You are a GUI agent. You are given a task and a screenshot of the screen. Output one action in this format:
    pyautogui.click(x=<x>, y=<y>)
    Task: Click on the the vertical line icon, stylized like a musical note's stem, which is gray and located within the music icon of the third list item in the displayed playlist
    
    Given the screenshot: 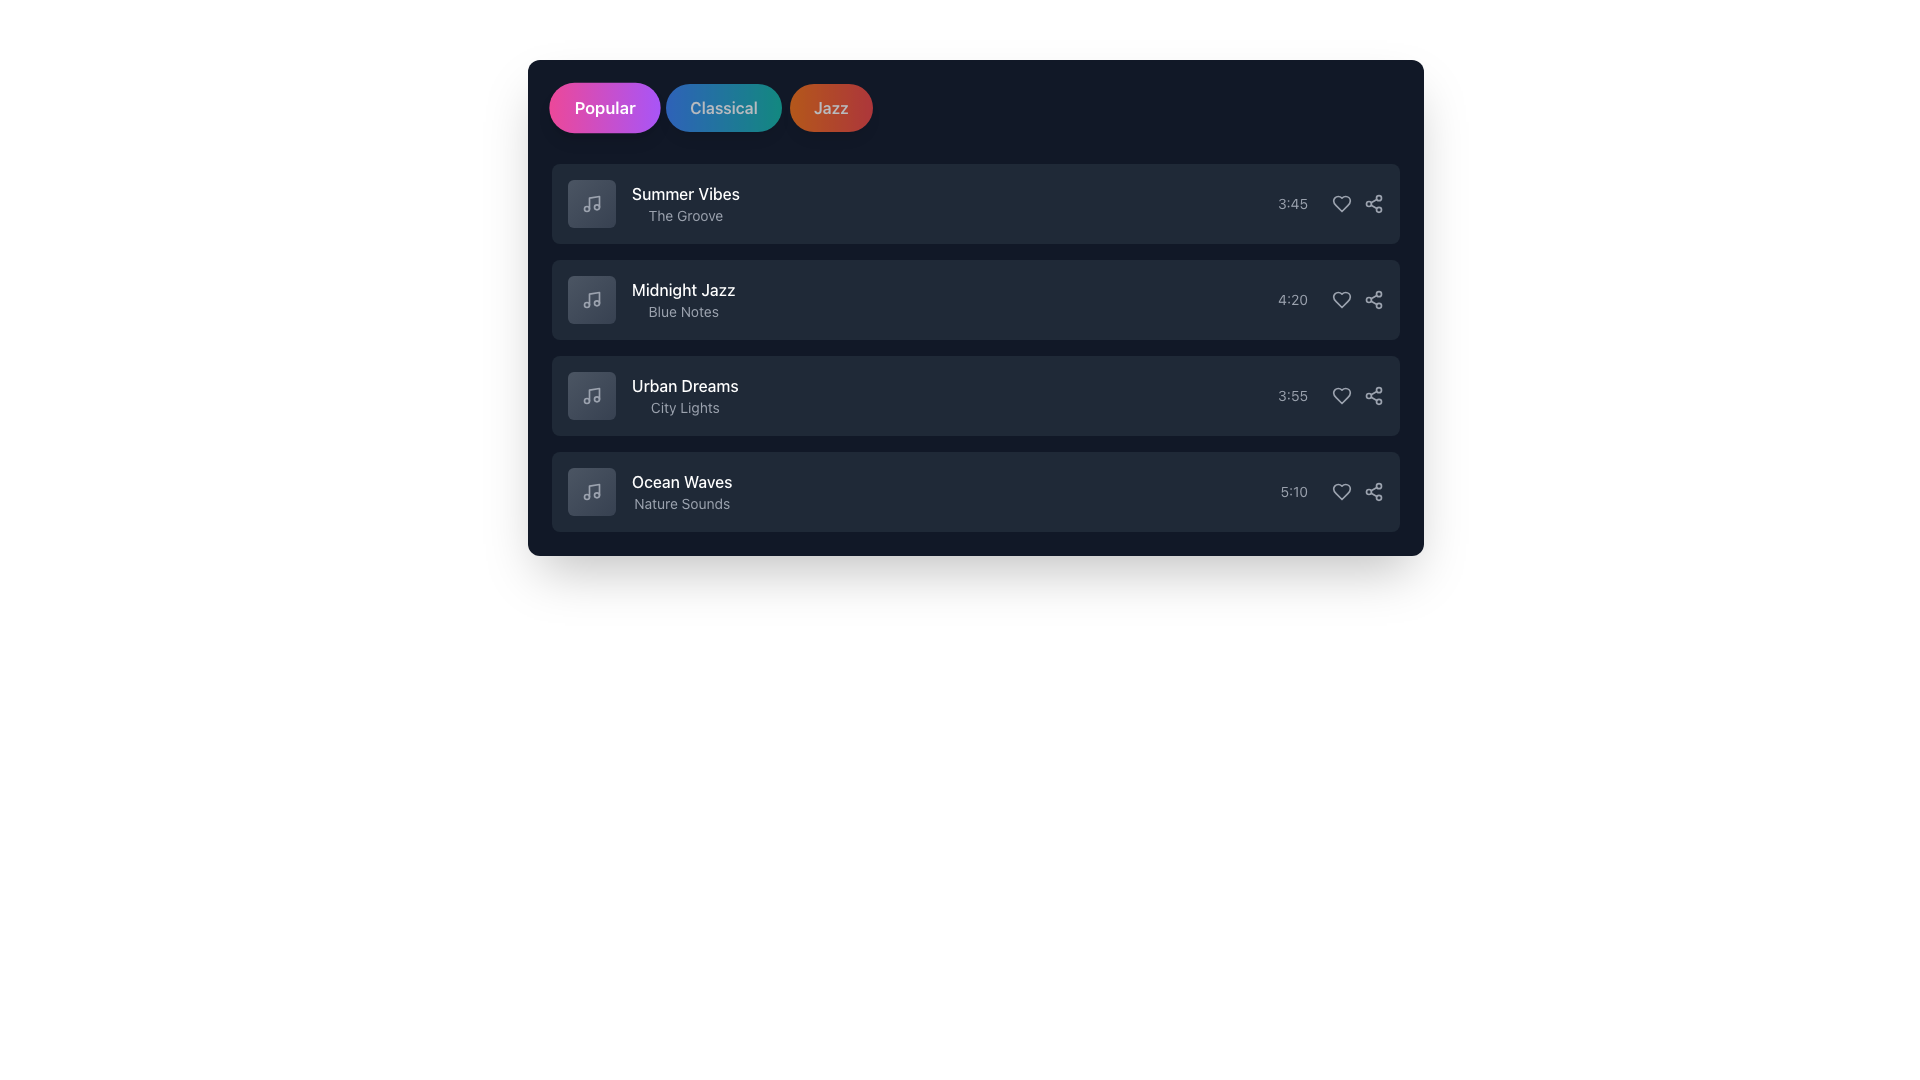 What is the action you would take?
    pyautogui.click(x=593, y=394)
    